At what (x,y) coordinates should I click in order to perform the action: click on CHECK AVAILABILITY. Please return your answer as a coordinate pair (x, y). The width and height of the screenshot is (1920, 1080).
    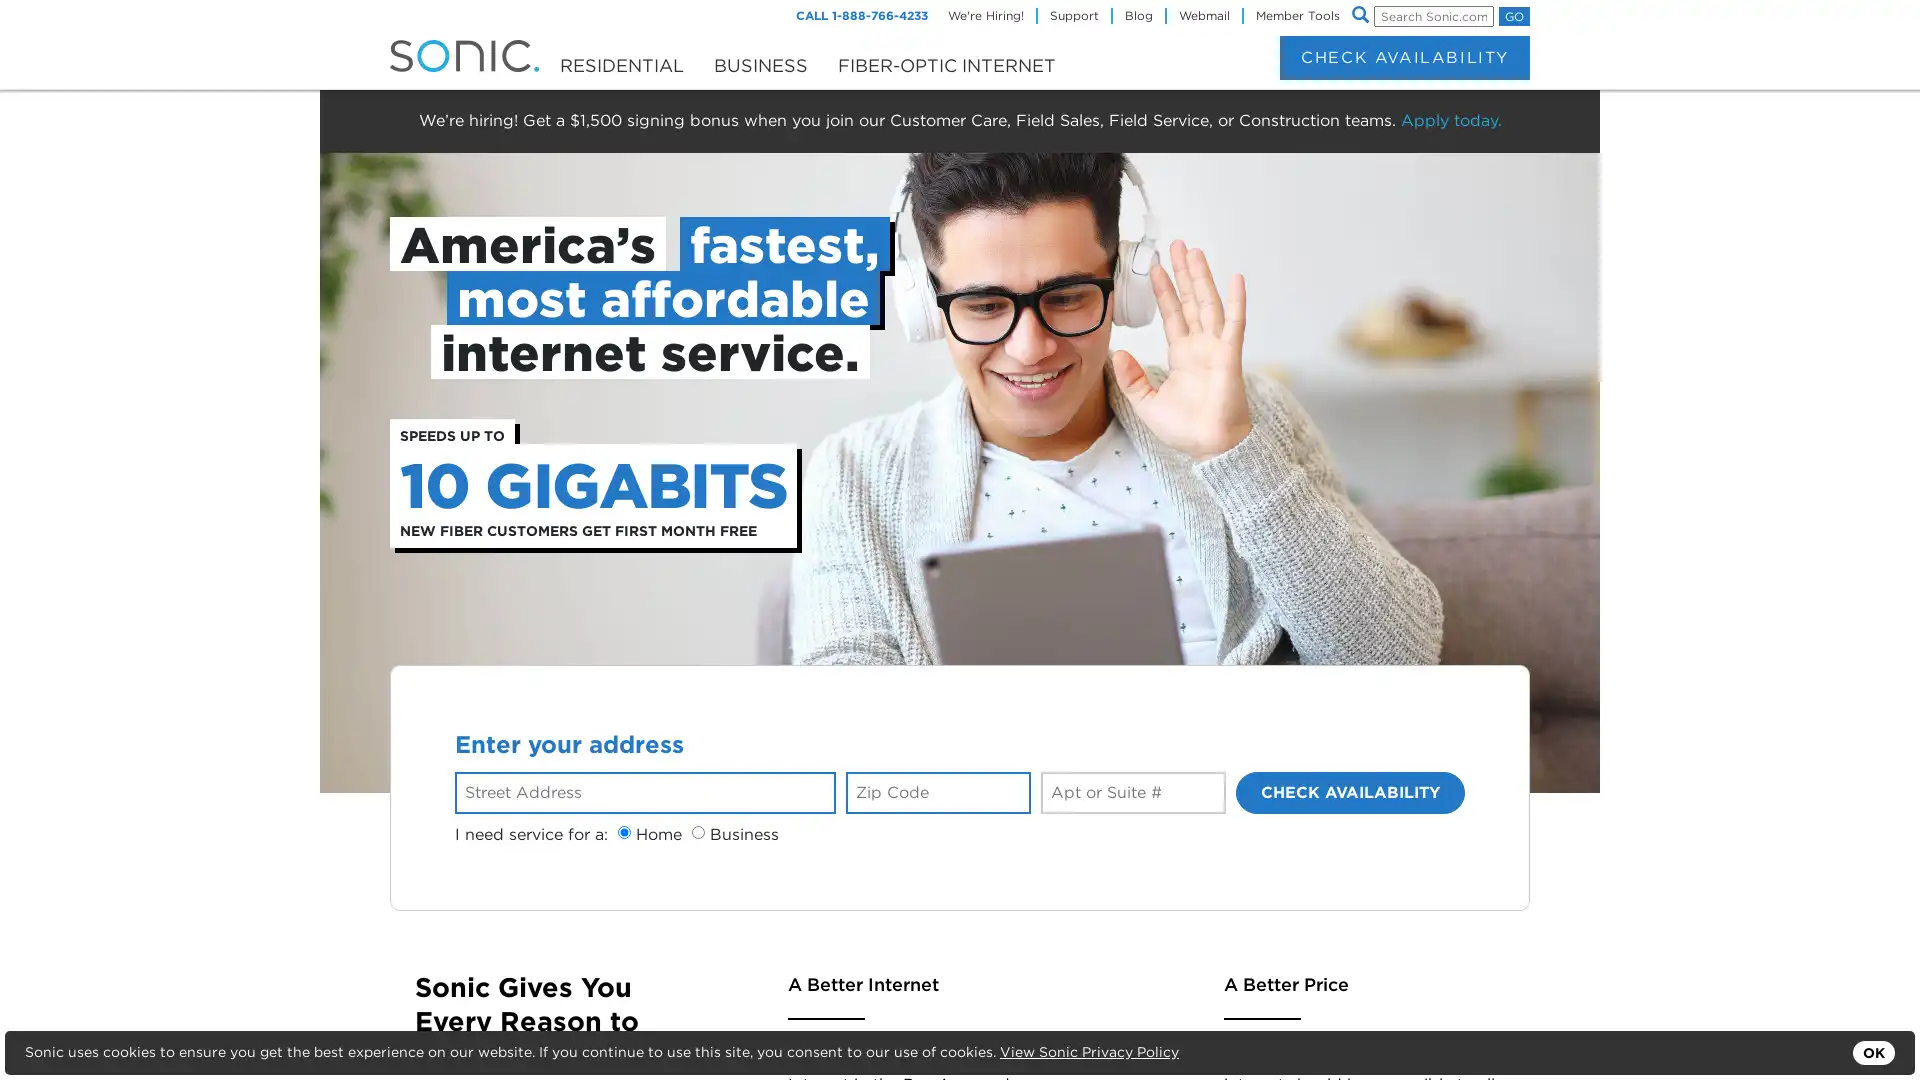
    Looking at the image, I should click on (1350, 790).